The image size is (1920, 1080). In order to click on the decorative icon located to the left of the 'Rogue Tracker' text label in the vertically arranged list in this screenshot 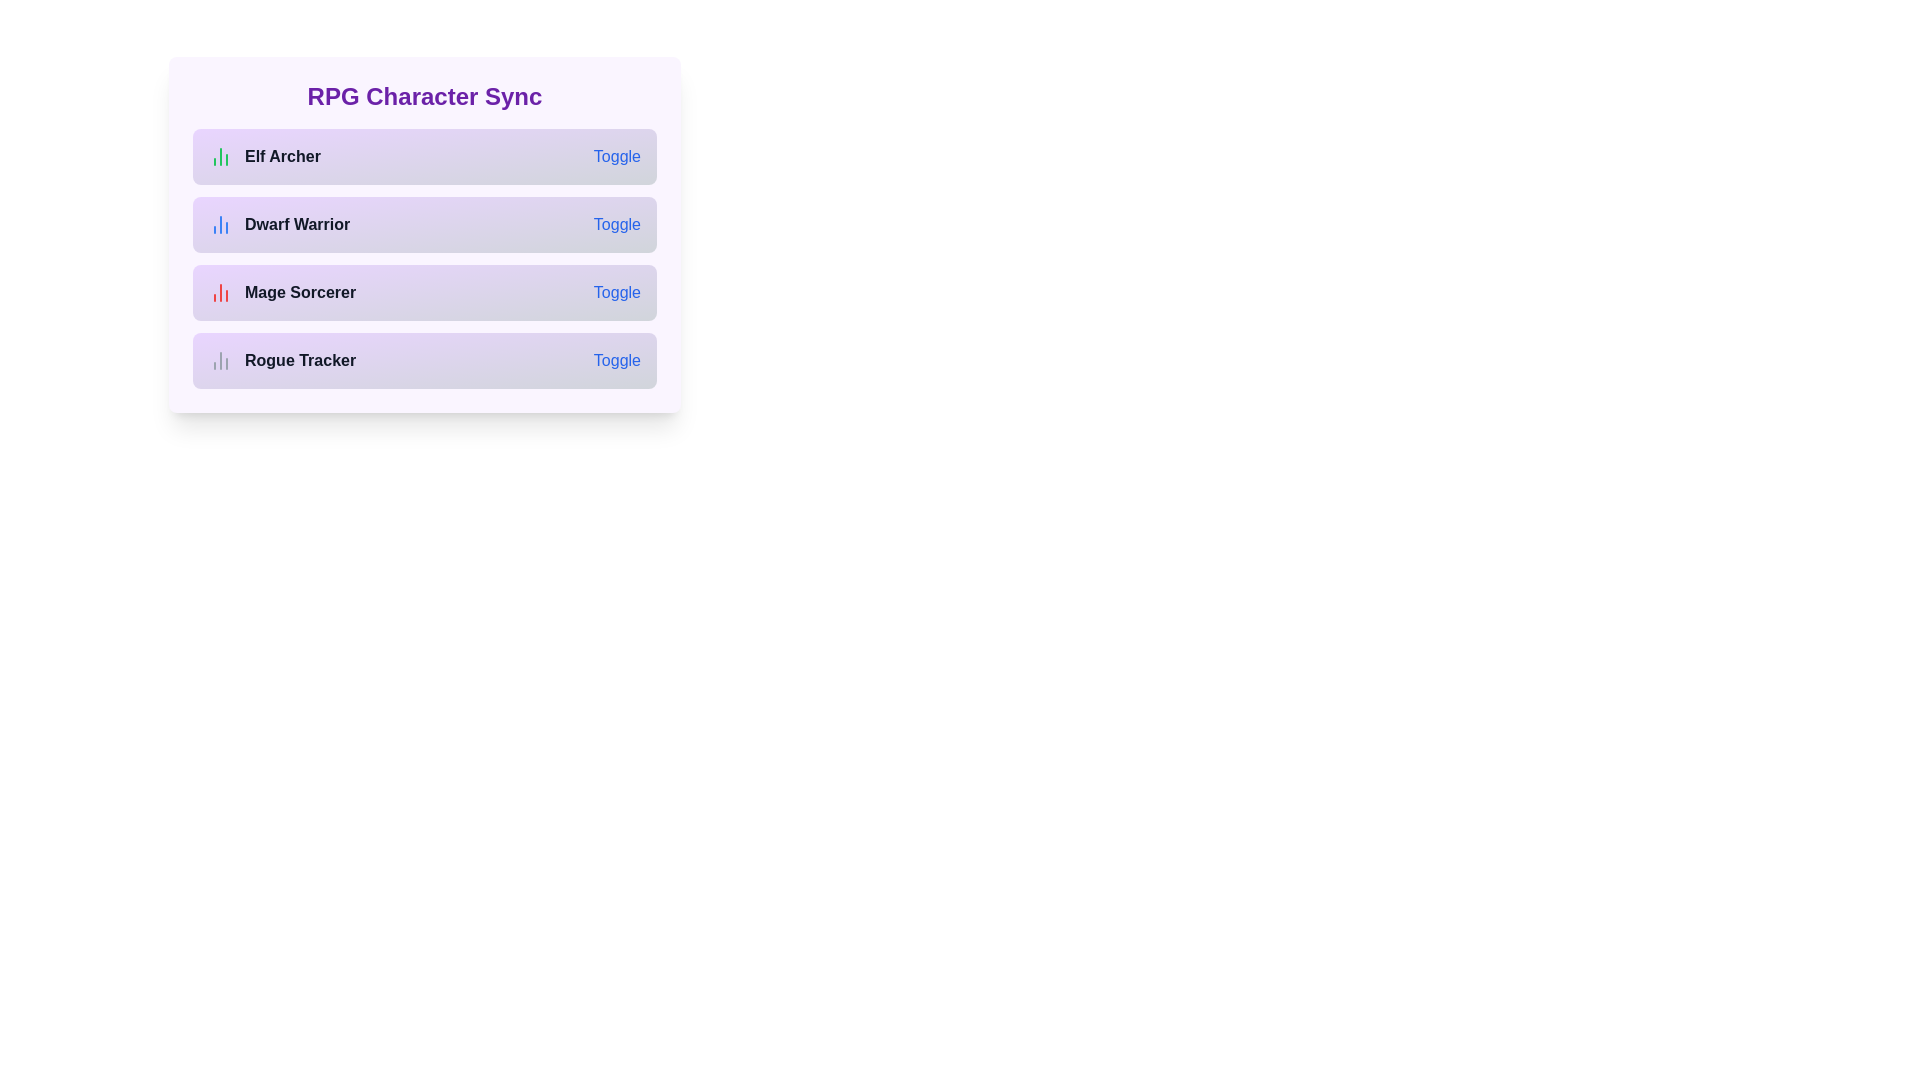, I will do `click(220, 361)`.